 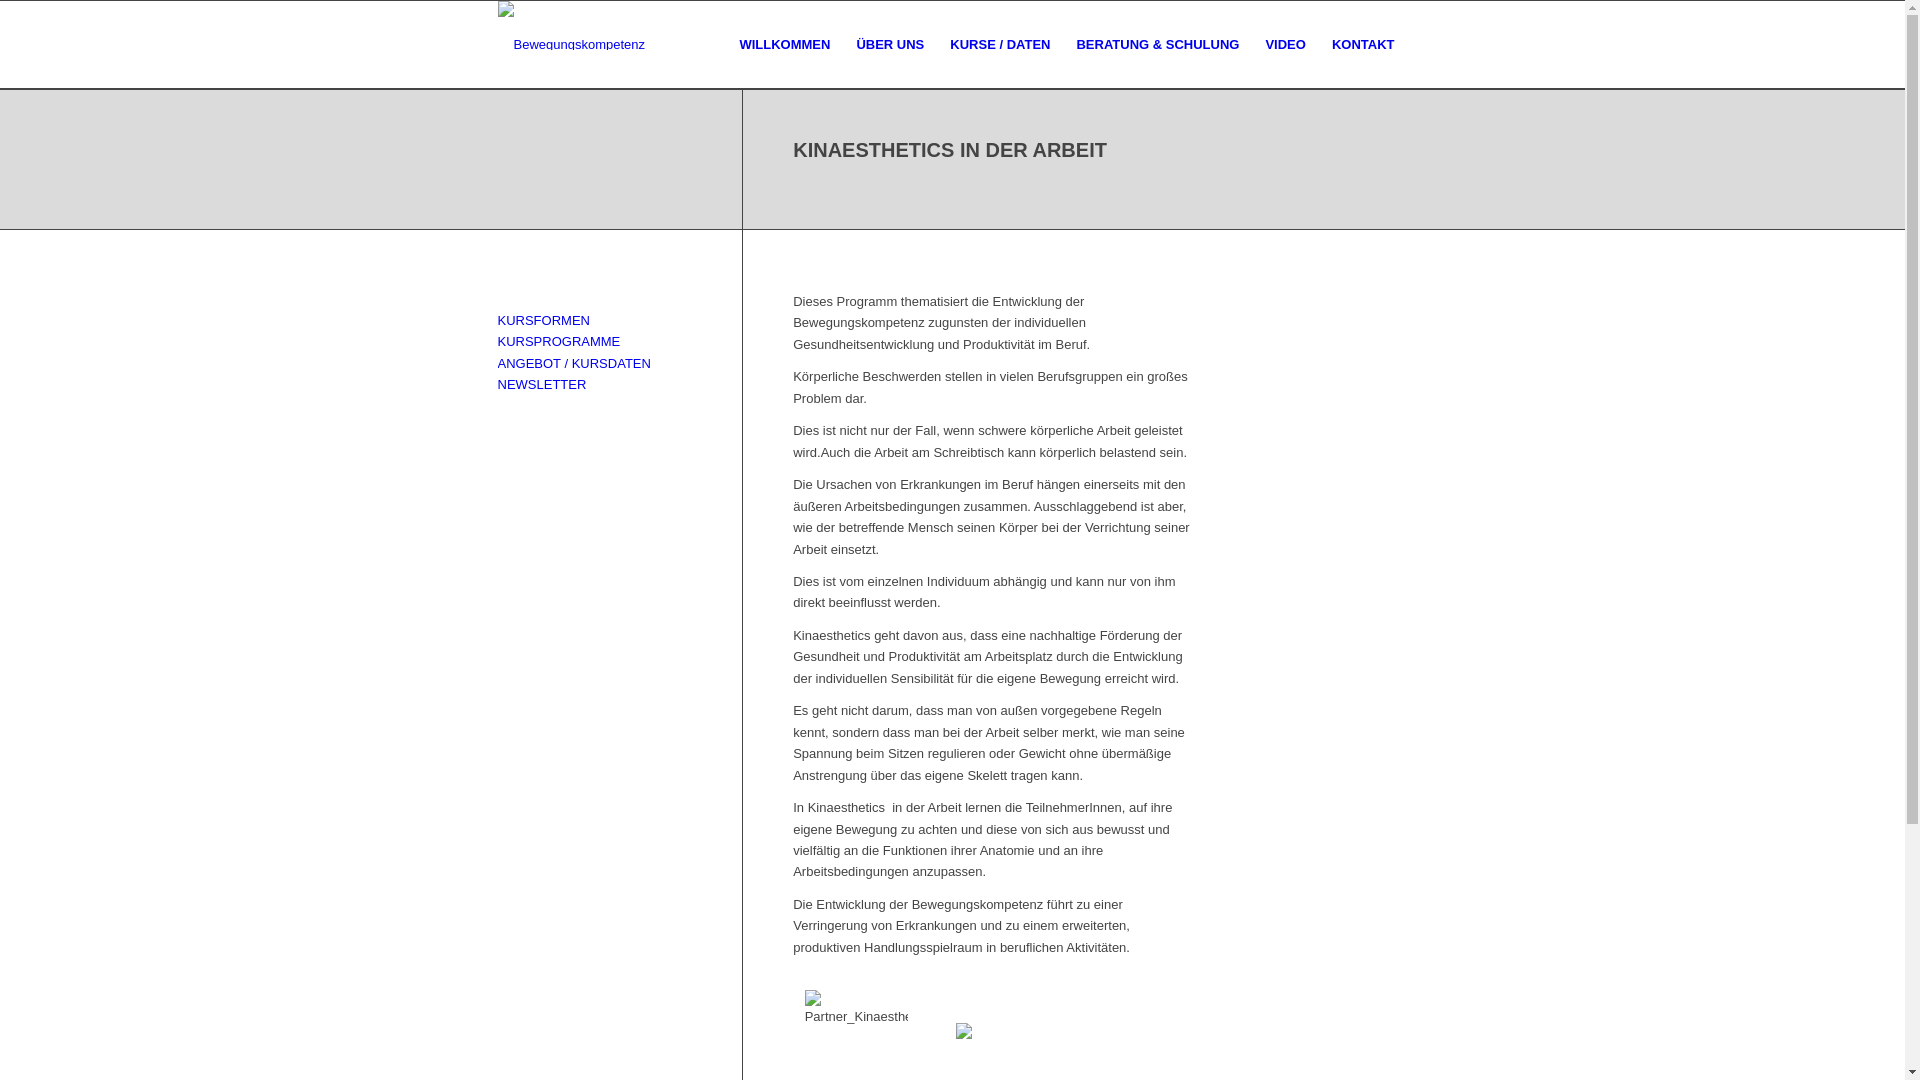 What do you see at coordinates (1362, 45) in the screenshot?
I see `'KONTAKT'` at bounding box center [1362, 45].